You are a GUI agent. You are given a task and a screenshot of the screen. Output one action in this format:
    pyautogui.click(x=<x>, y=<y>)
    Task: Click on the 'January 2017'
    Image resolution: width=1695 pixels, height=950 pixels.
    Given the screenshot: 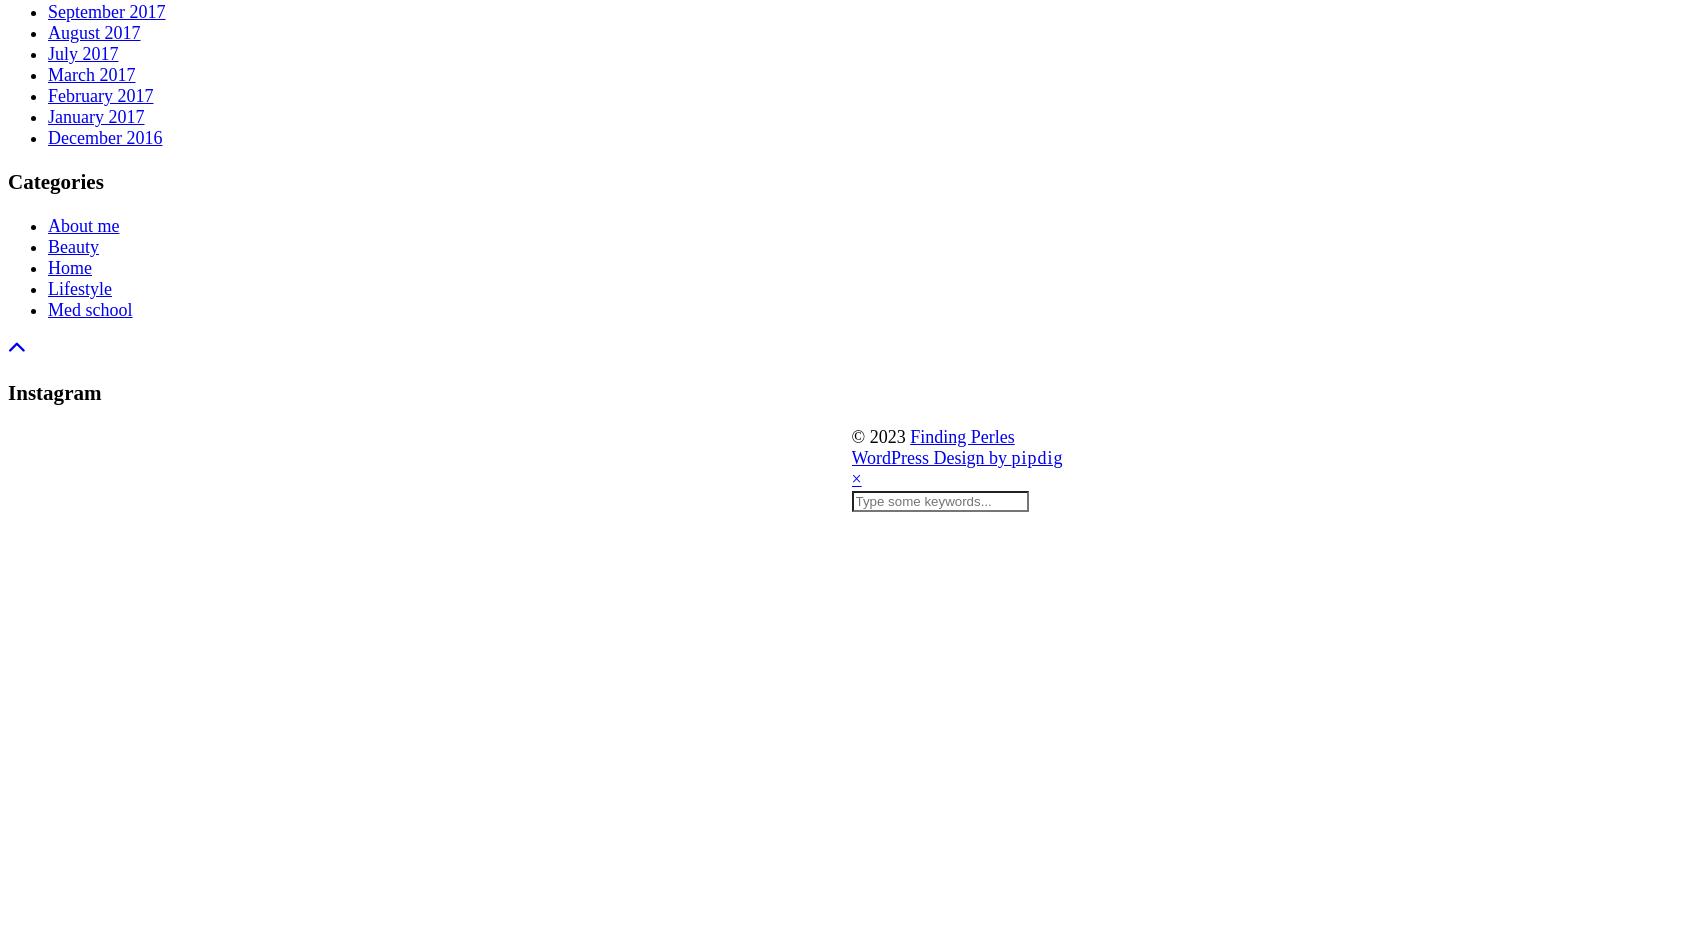 What is the action you would take?
    pyautogui.click(x=94, y=115)
    